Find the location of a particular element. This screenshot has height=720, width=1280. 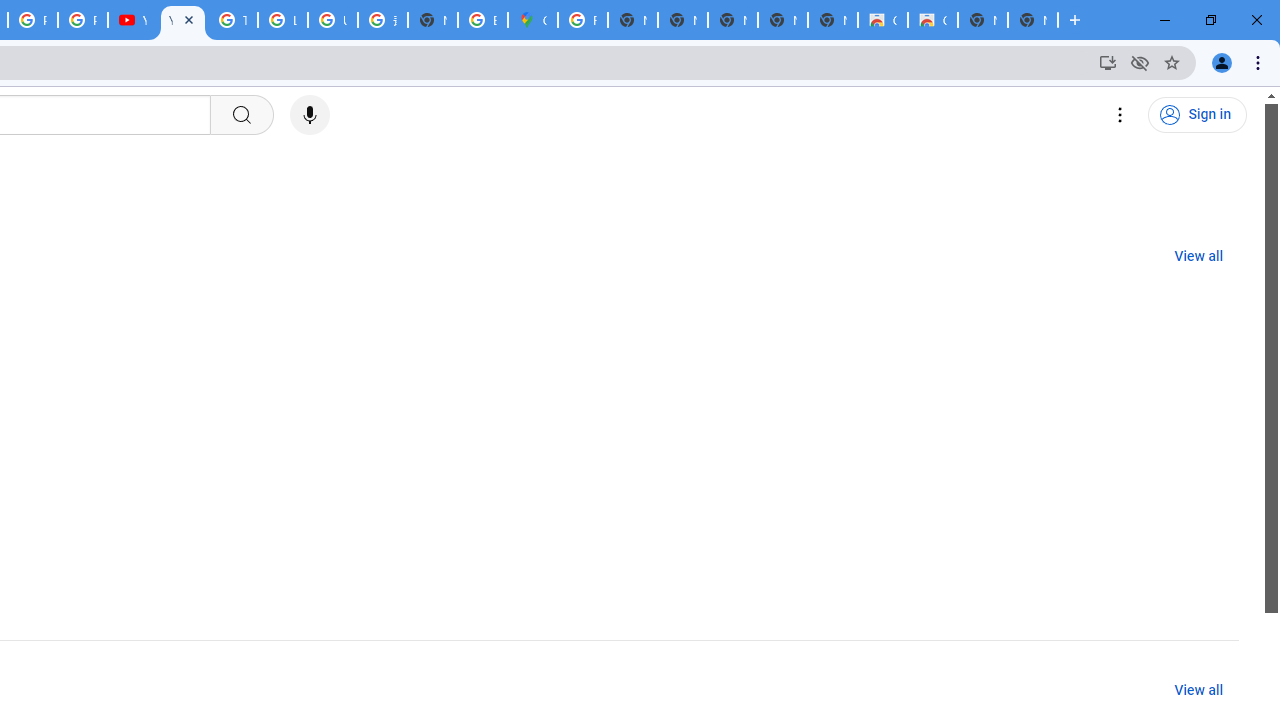

'Install YouTube' is located at coordinates (1106, 61).